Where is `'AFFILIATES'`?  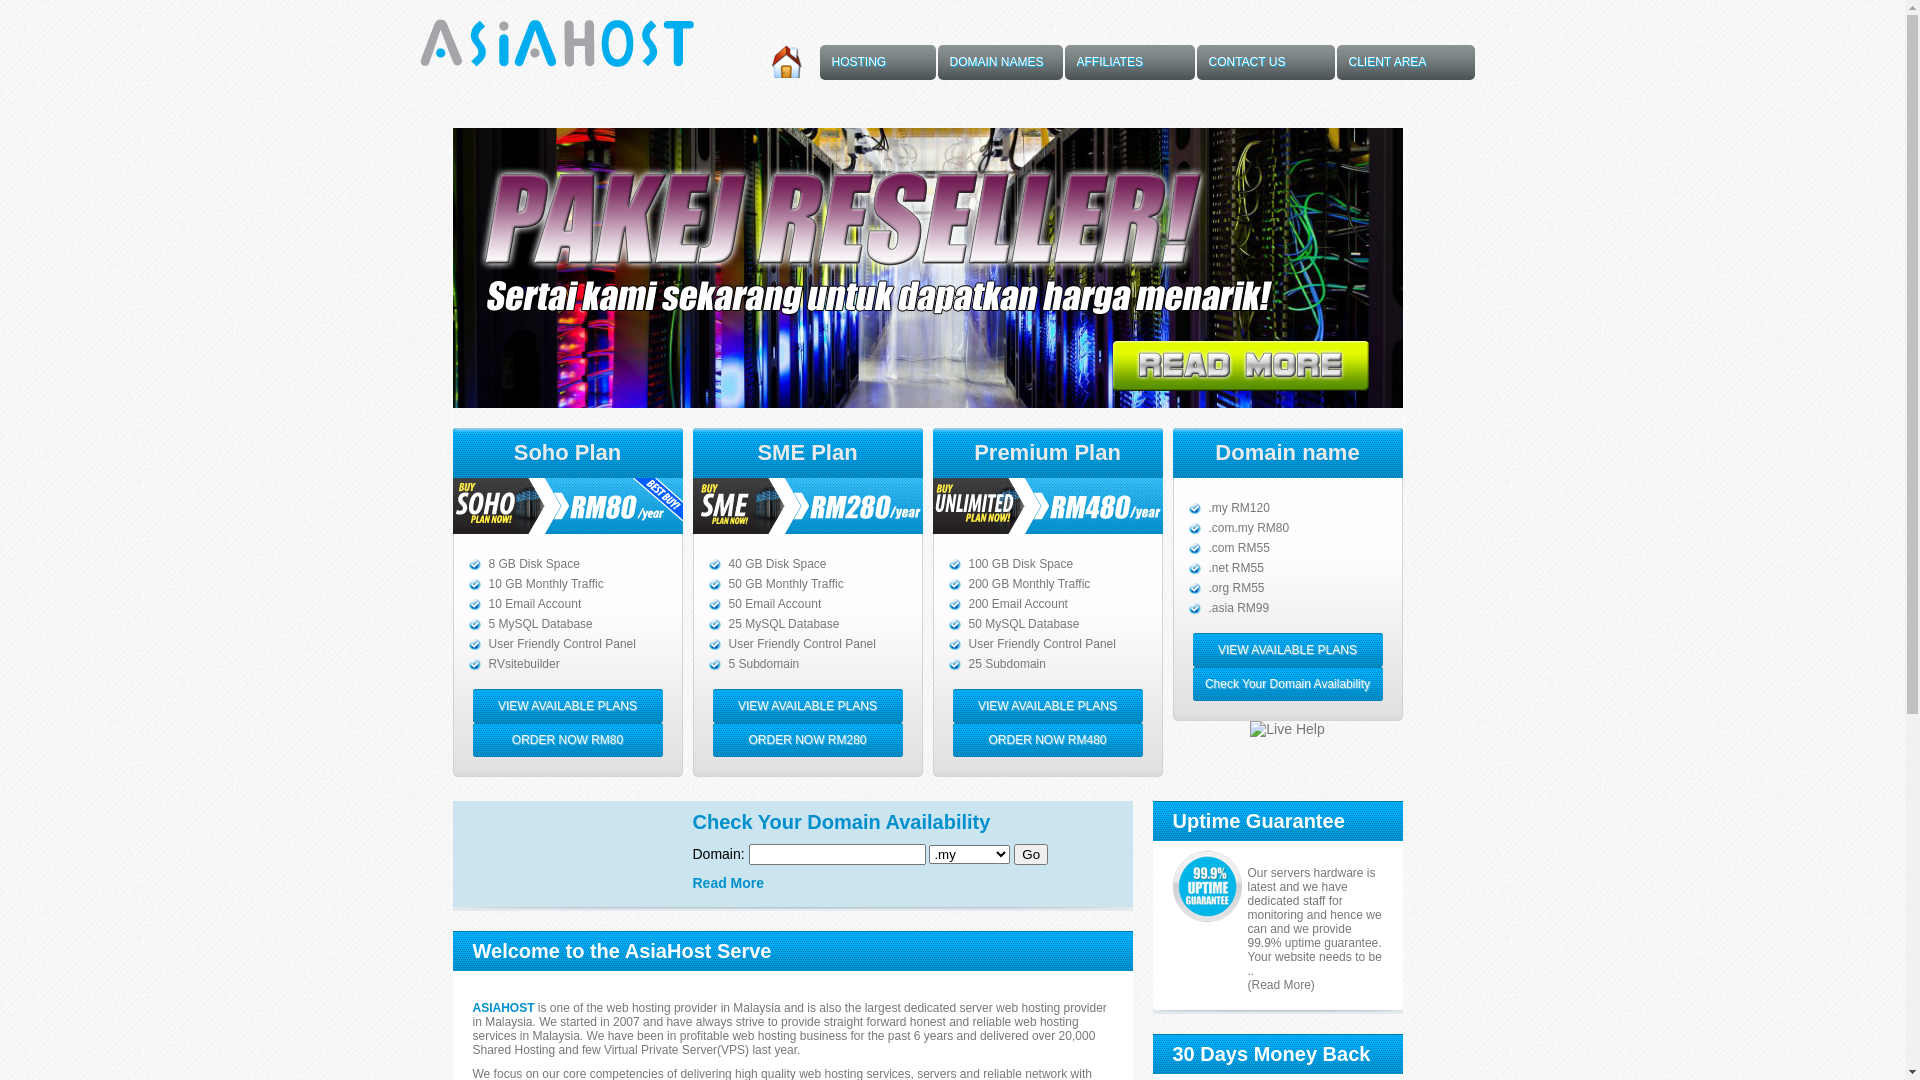
'AFFILIATES' is located at coordinates (1128, 61).